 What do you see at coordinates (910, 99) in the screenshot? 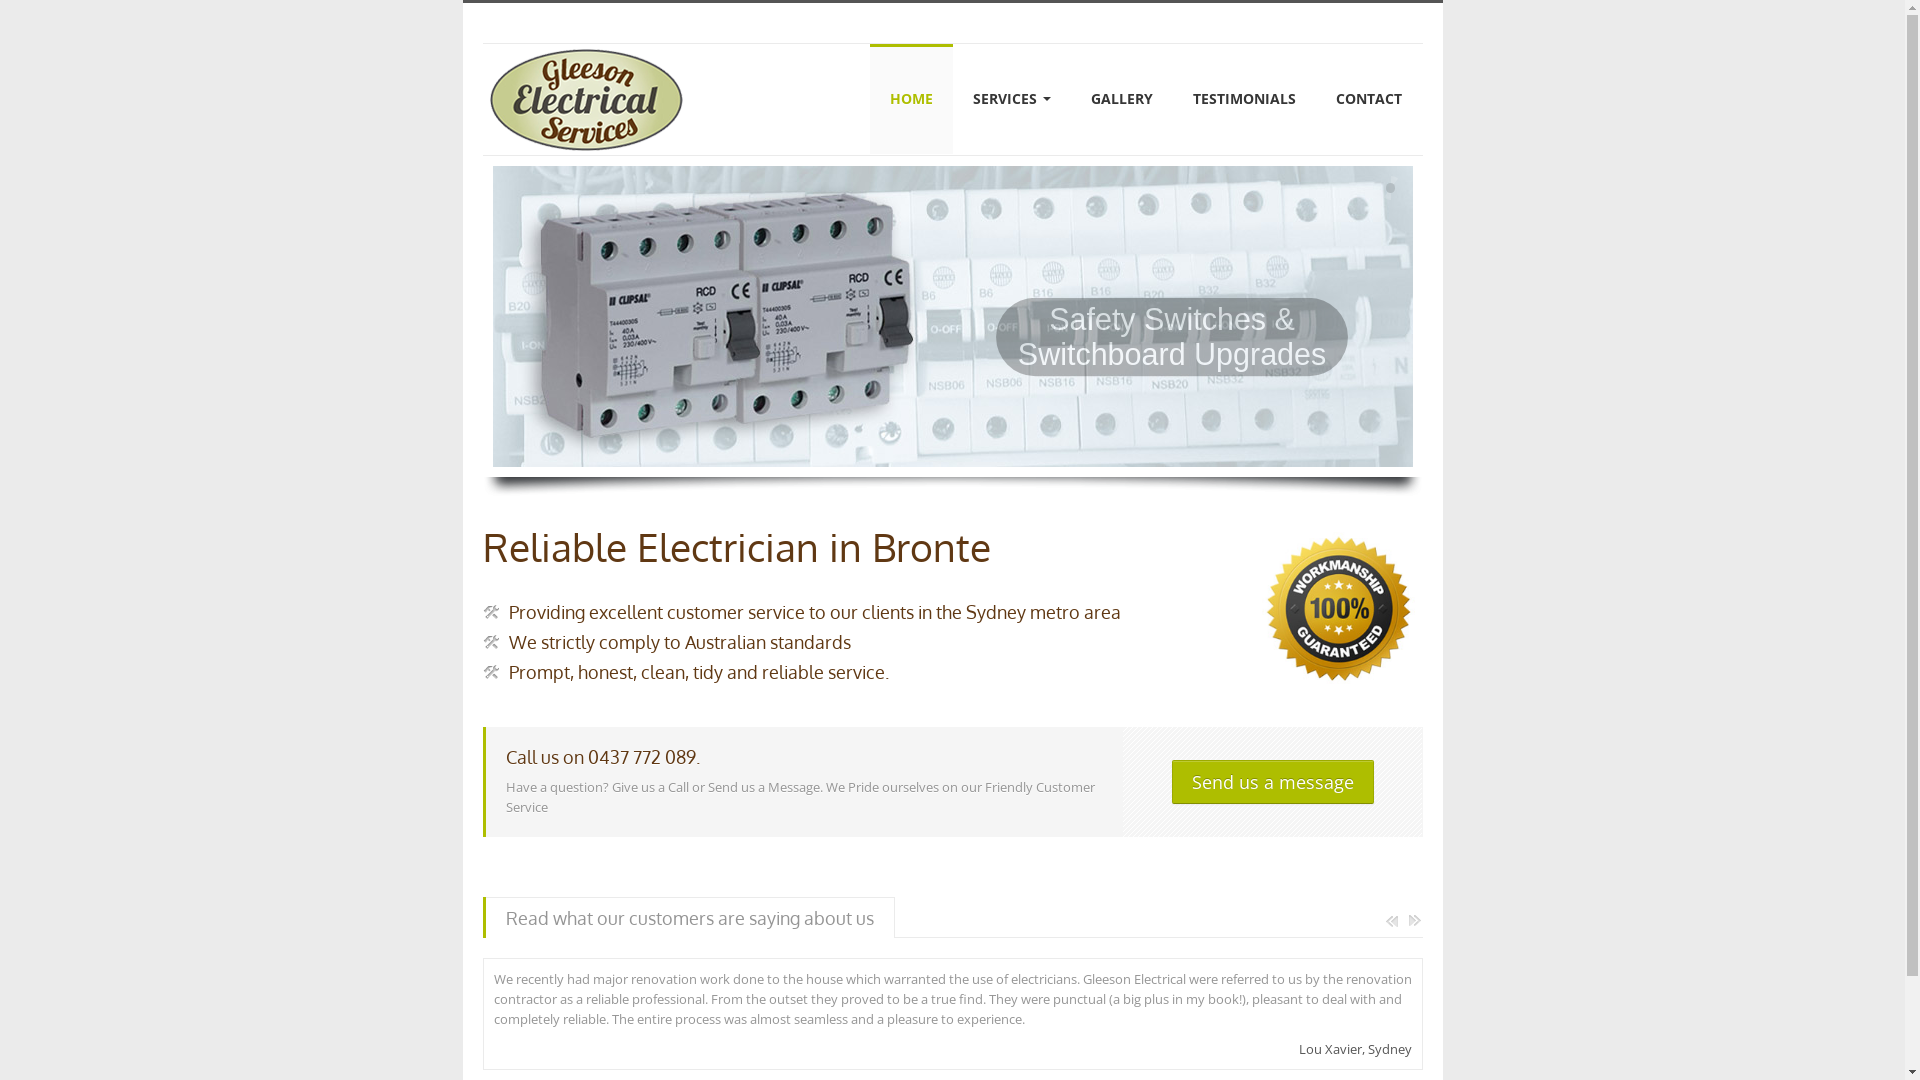
I see `'HOME'` at bounding box center [910, 99].